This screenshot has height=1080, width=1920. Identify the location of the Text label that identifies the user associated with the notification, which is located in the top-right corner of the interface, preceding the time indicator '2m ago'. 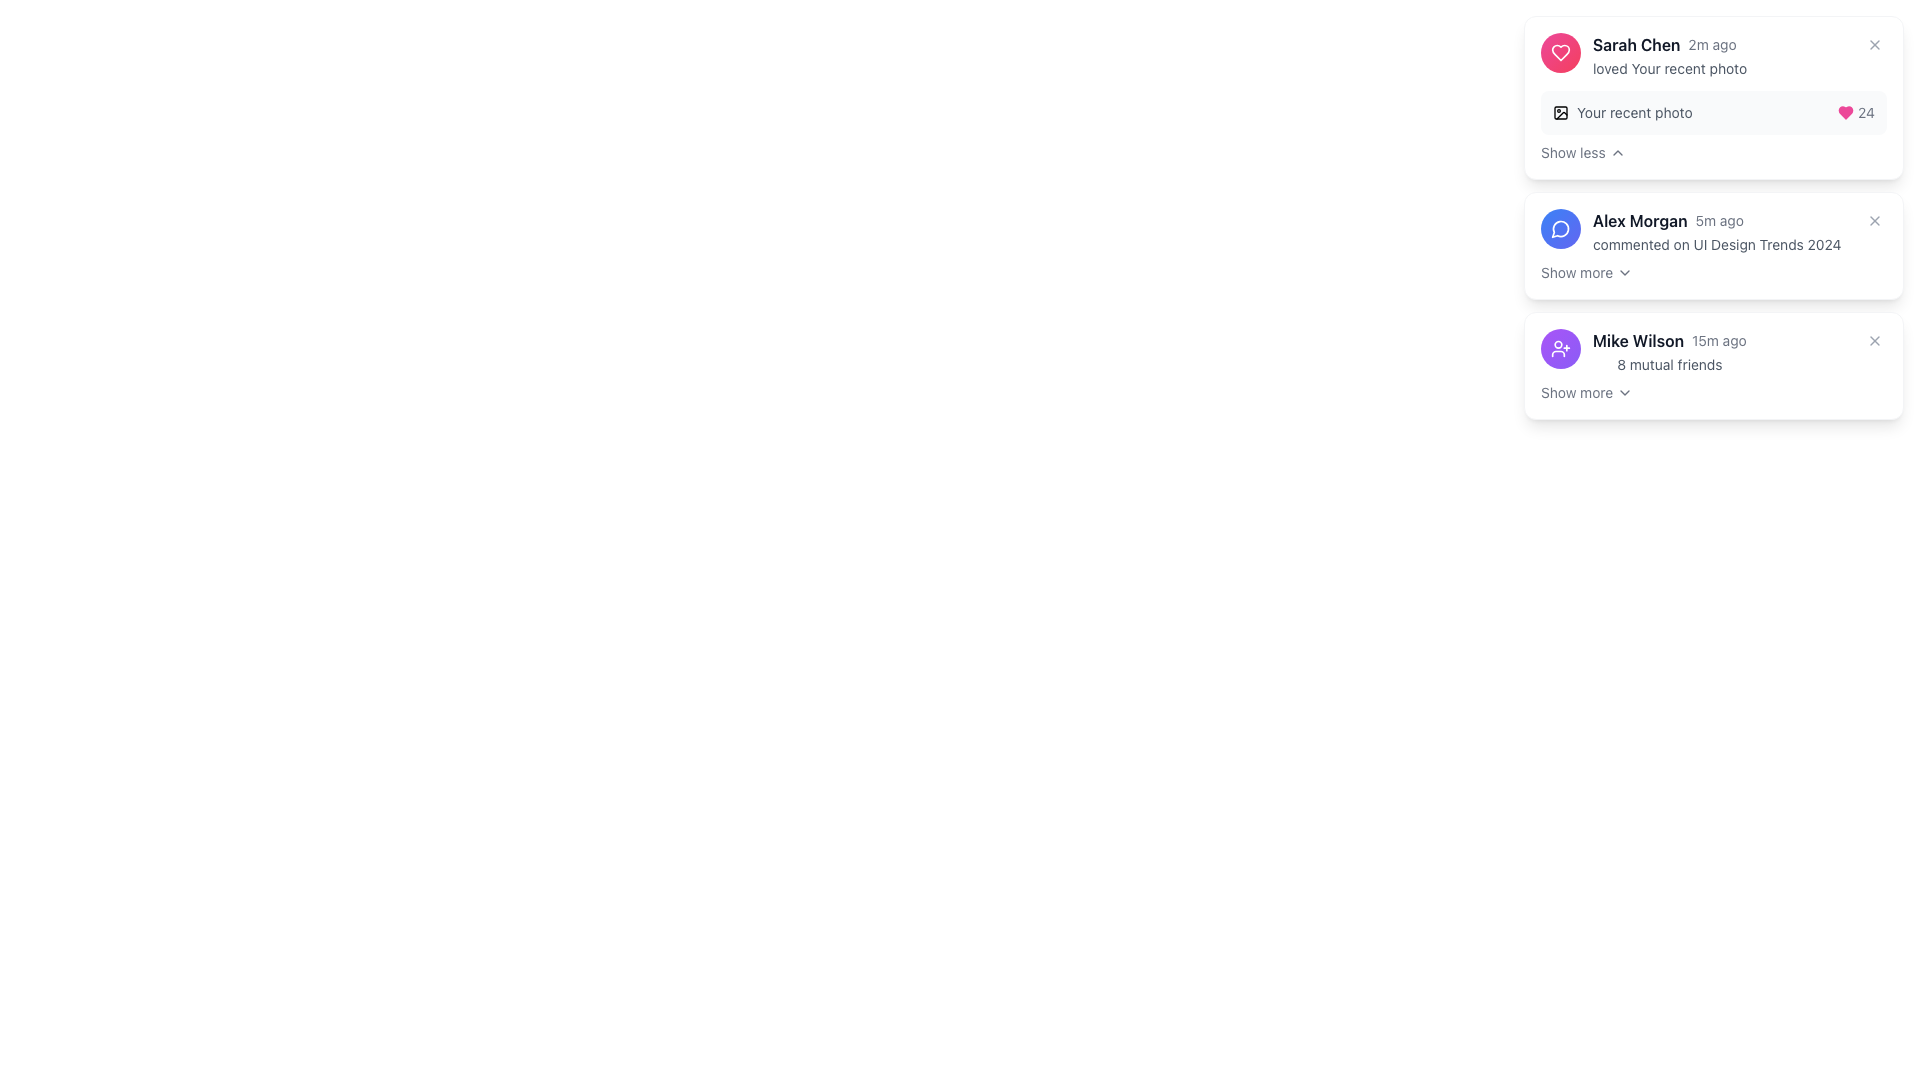
(1636, 45).